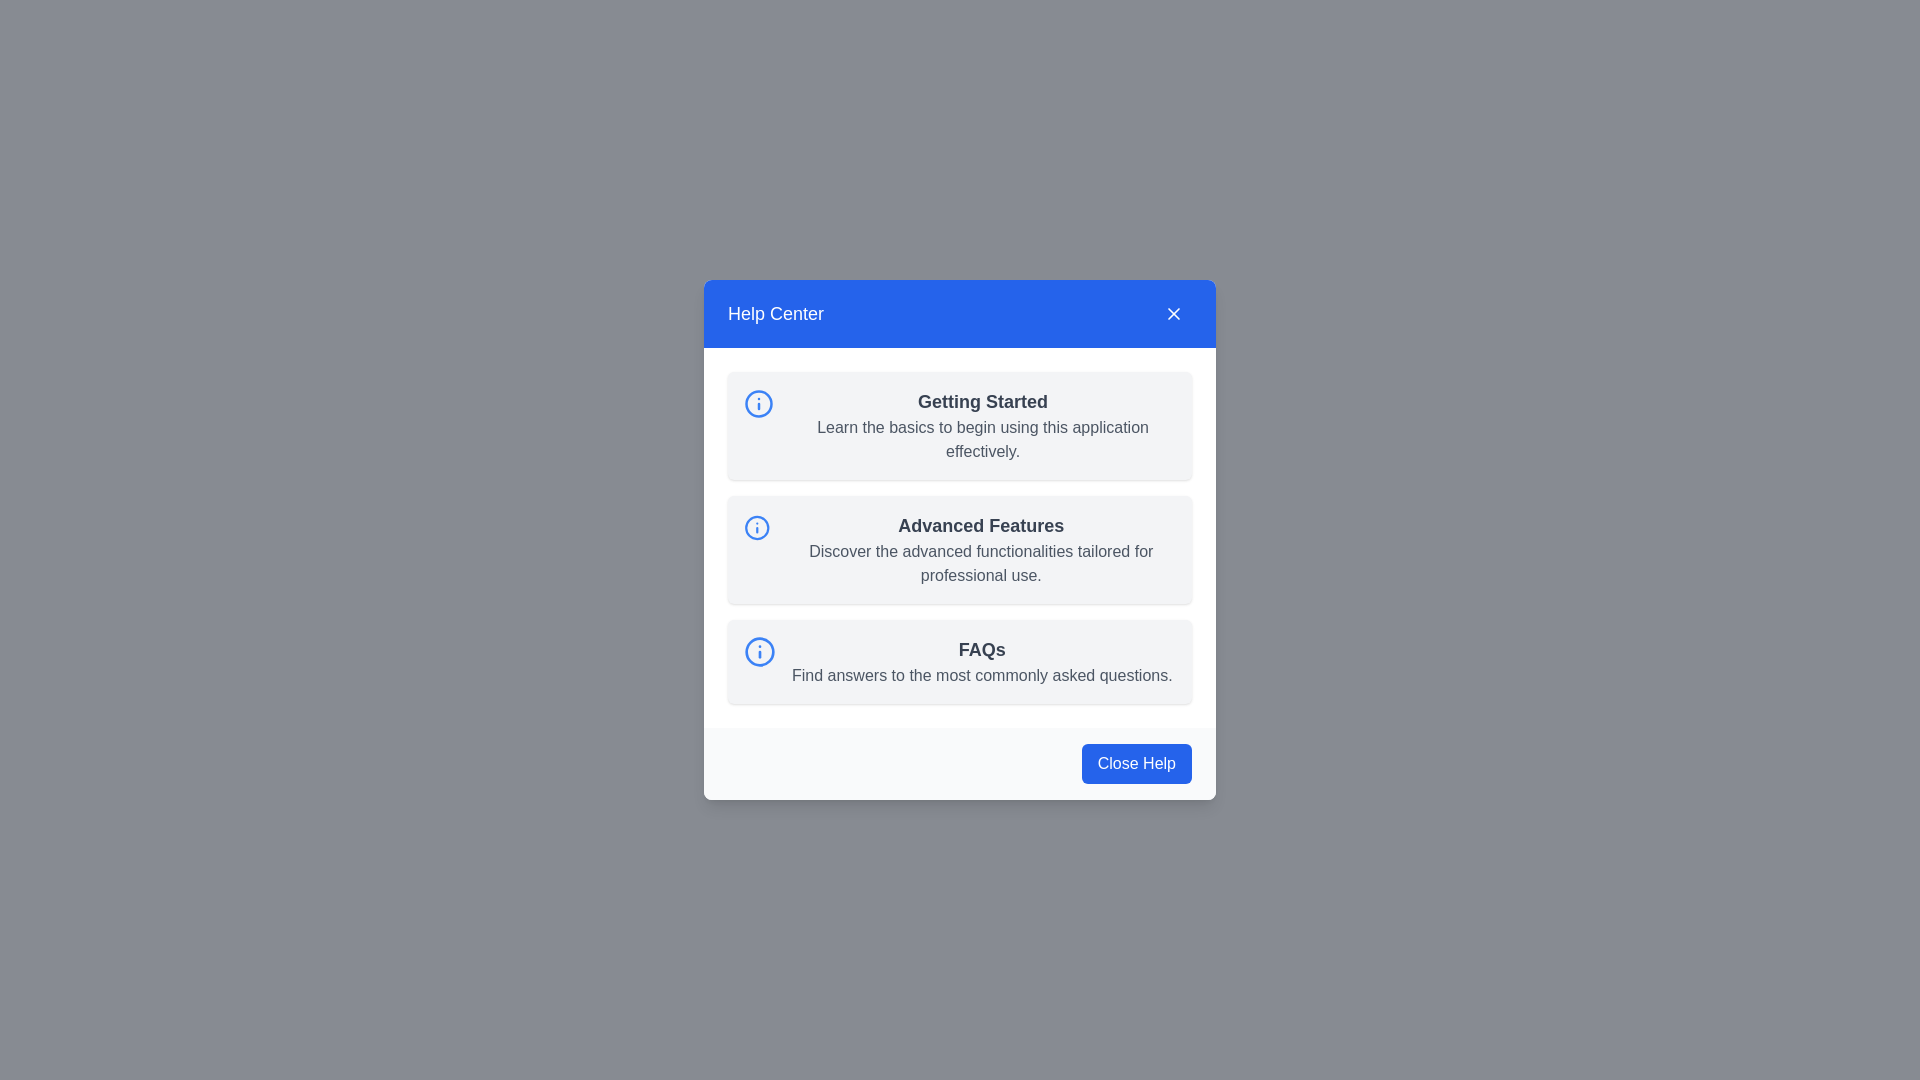 The image size is (1920, 1080). I want to click on the Close button located in the top-right corner of the 'Help Center' dialog, so click(1174, 313).